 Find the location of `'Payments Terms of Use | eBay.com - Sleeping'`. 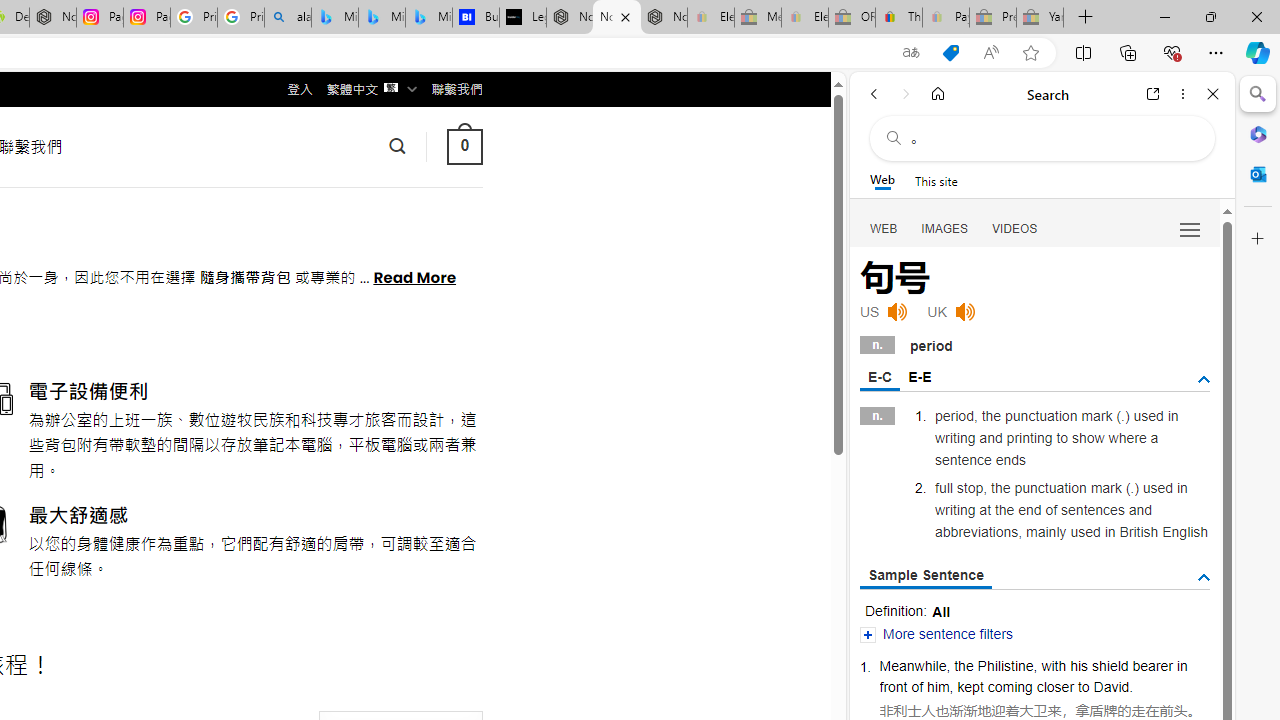

'Payments Terms of Use | eBay.com - Sleeping' is located at coordinates (944, 17).